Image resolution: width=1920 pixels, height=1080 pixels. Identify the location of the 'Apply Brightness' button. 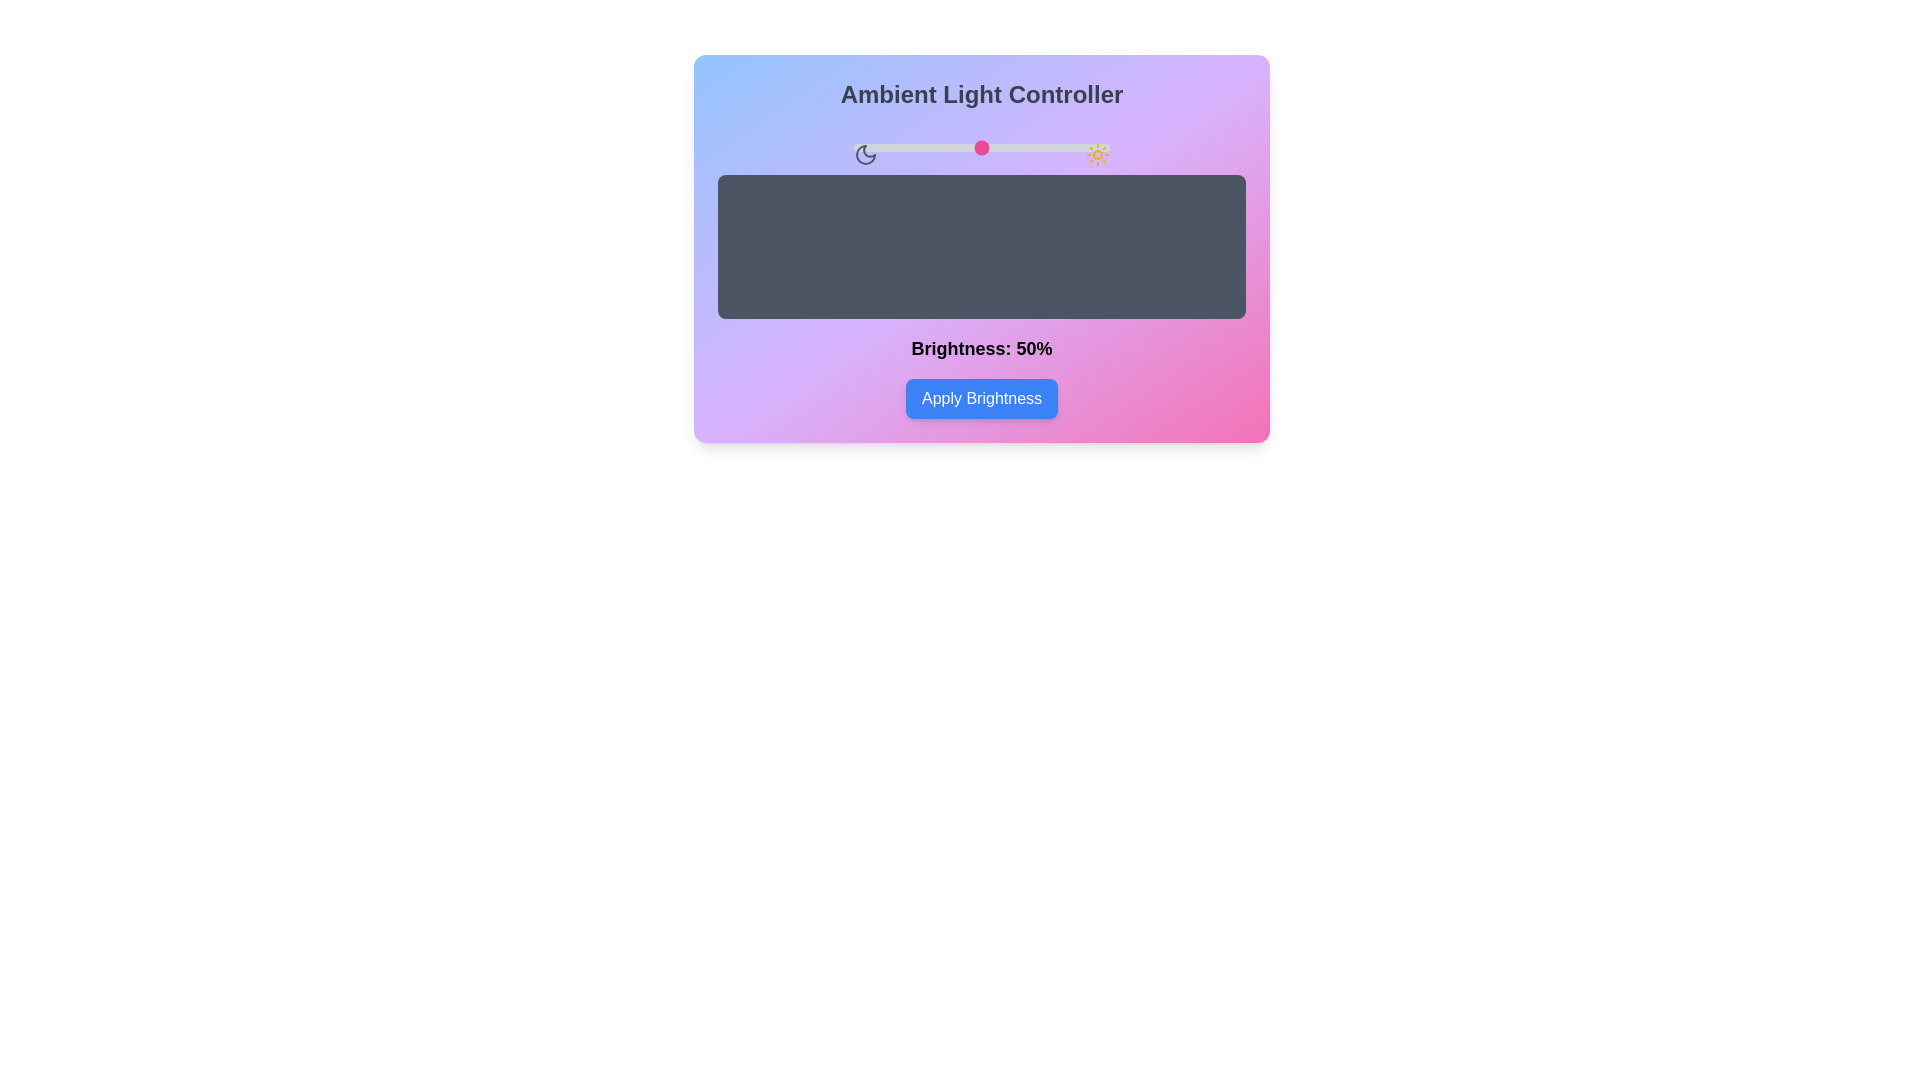
(982, 398).